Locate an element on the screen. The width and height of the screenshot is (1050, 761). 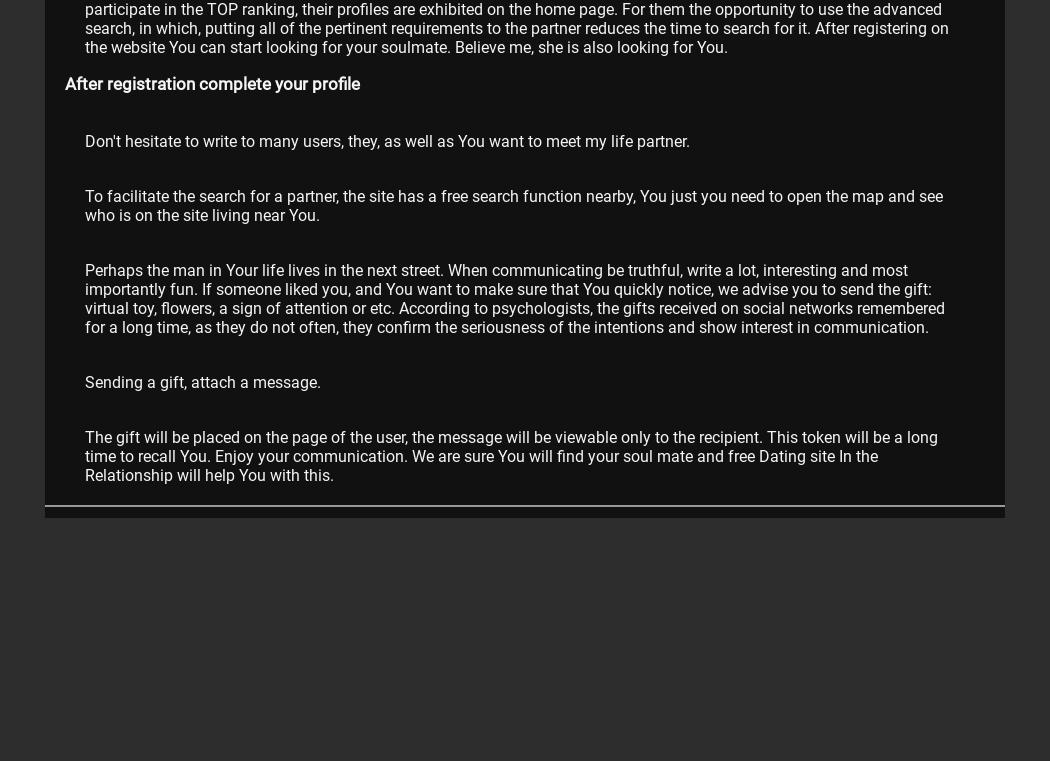
'face talk chat in the village Machinga (Malawi)' is located at coordinates (240, 555).